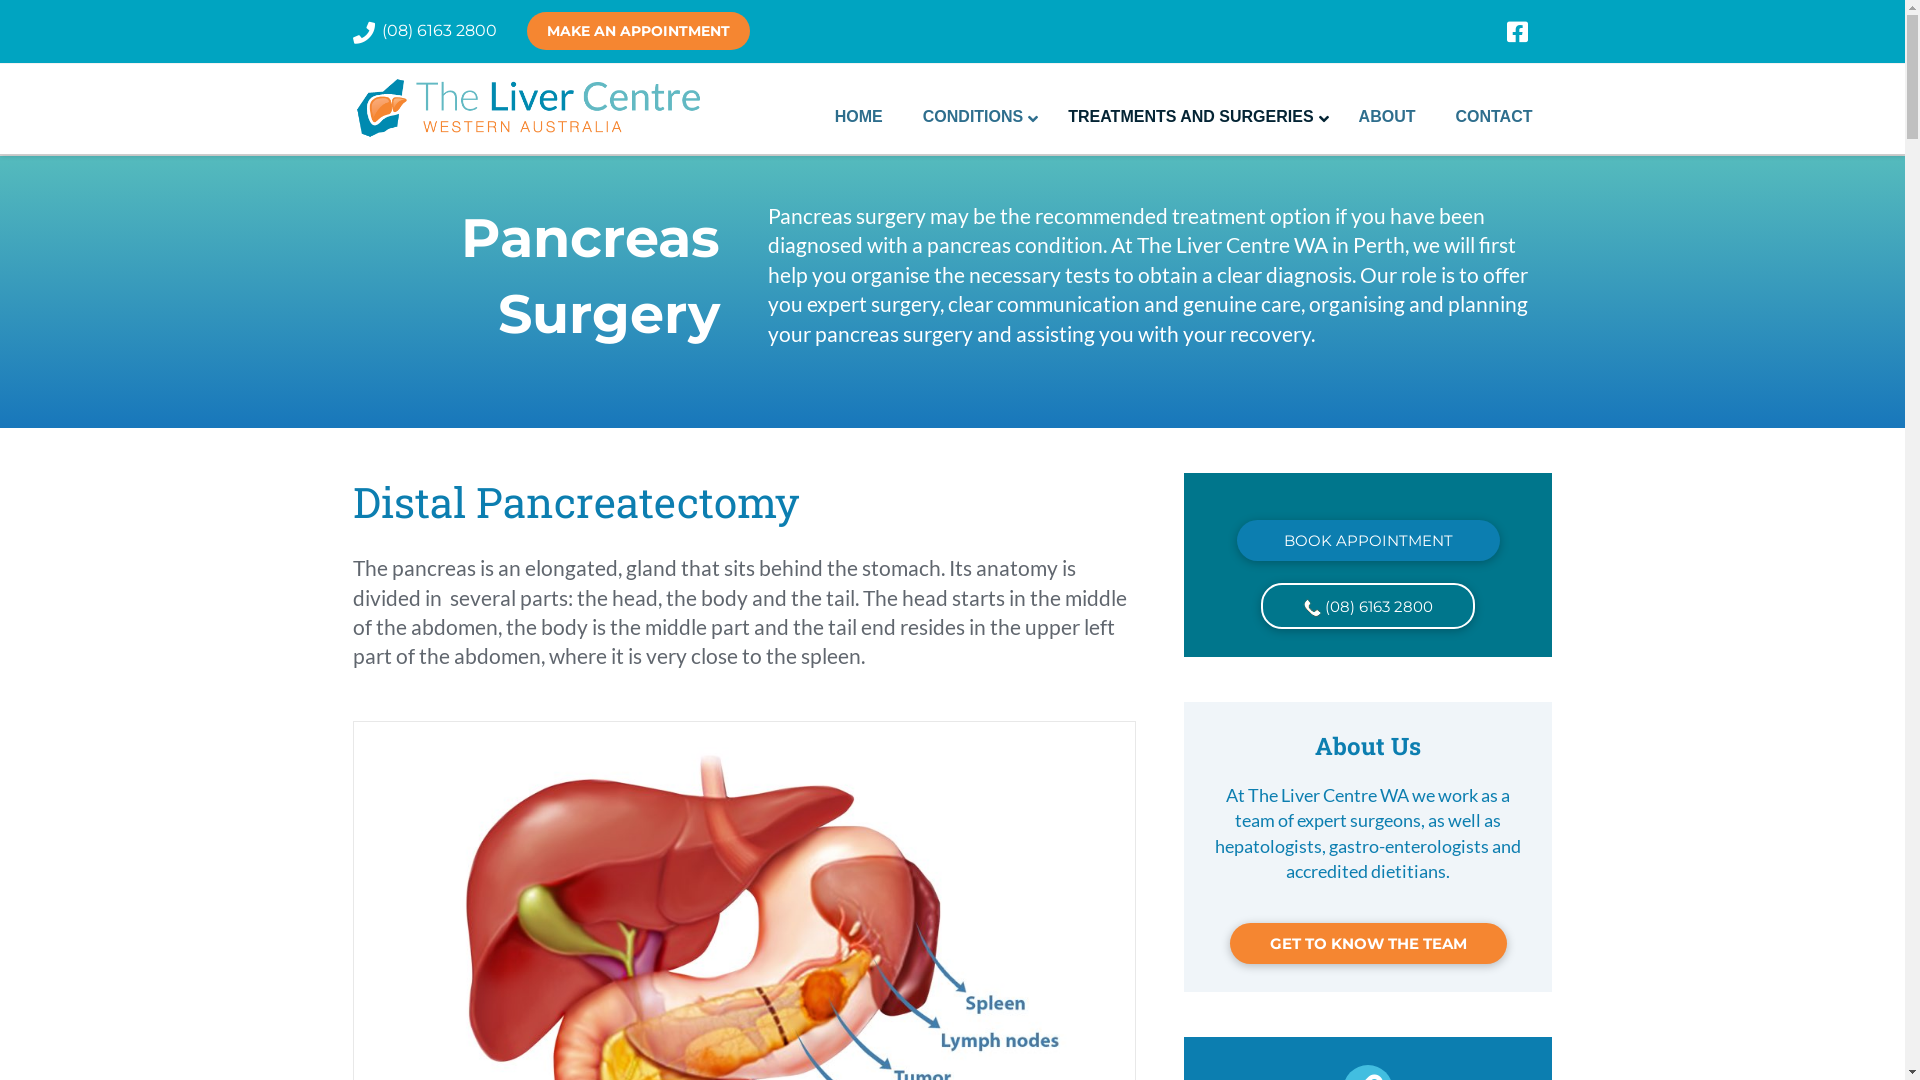  Describe the element at coordinates (859, 116) in the screenshot. I see `'HOME'` at that location.